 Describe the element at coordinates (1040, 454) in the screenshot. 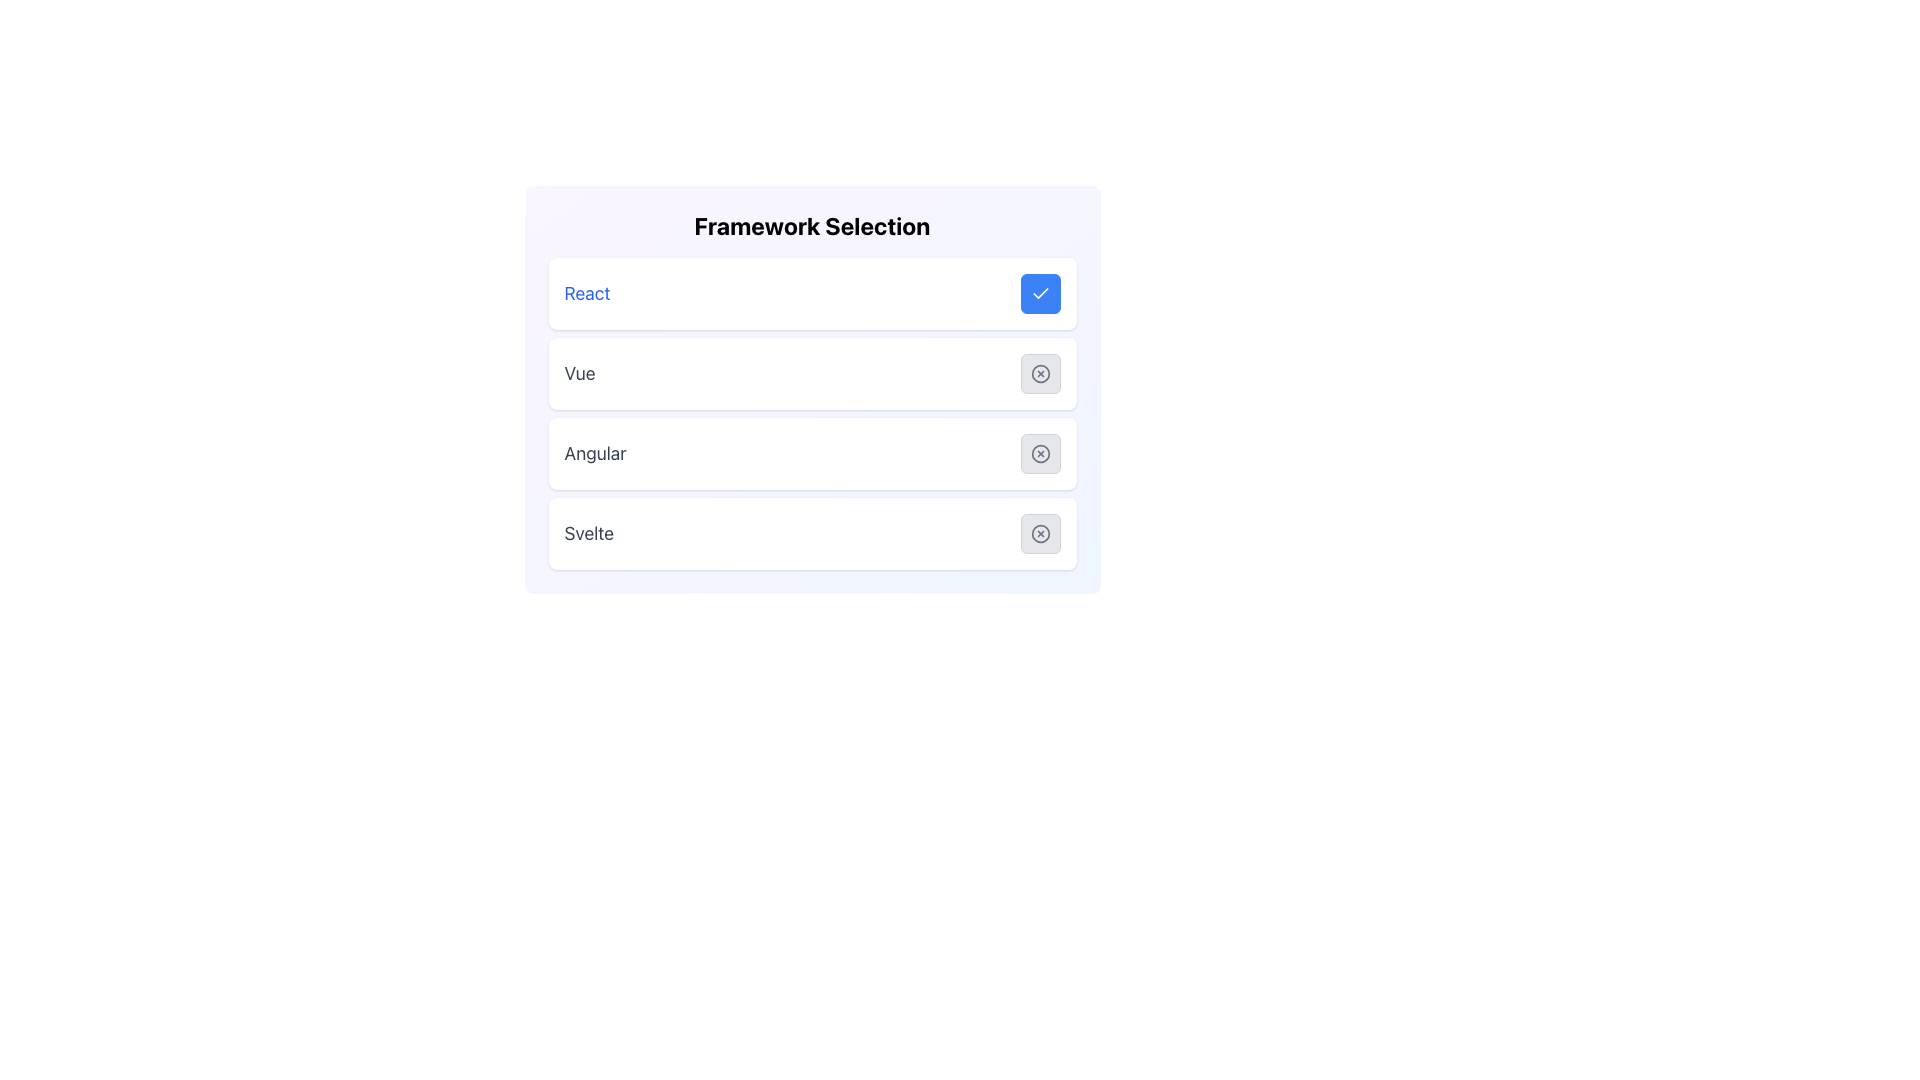

I see `the button that toggles selection or performs an action related to the 'Angular' option, located to the right of the 'Angular' text in the framework options list` at that location.